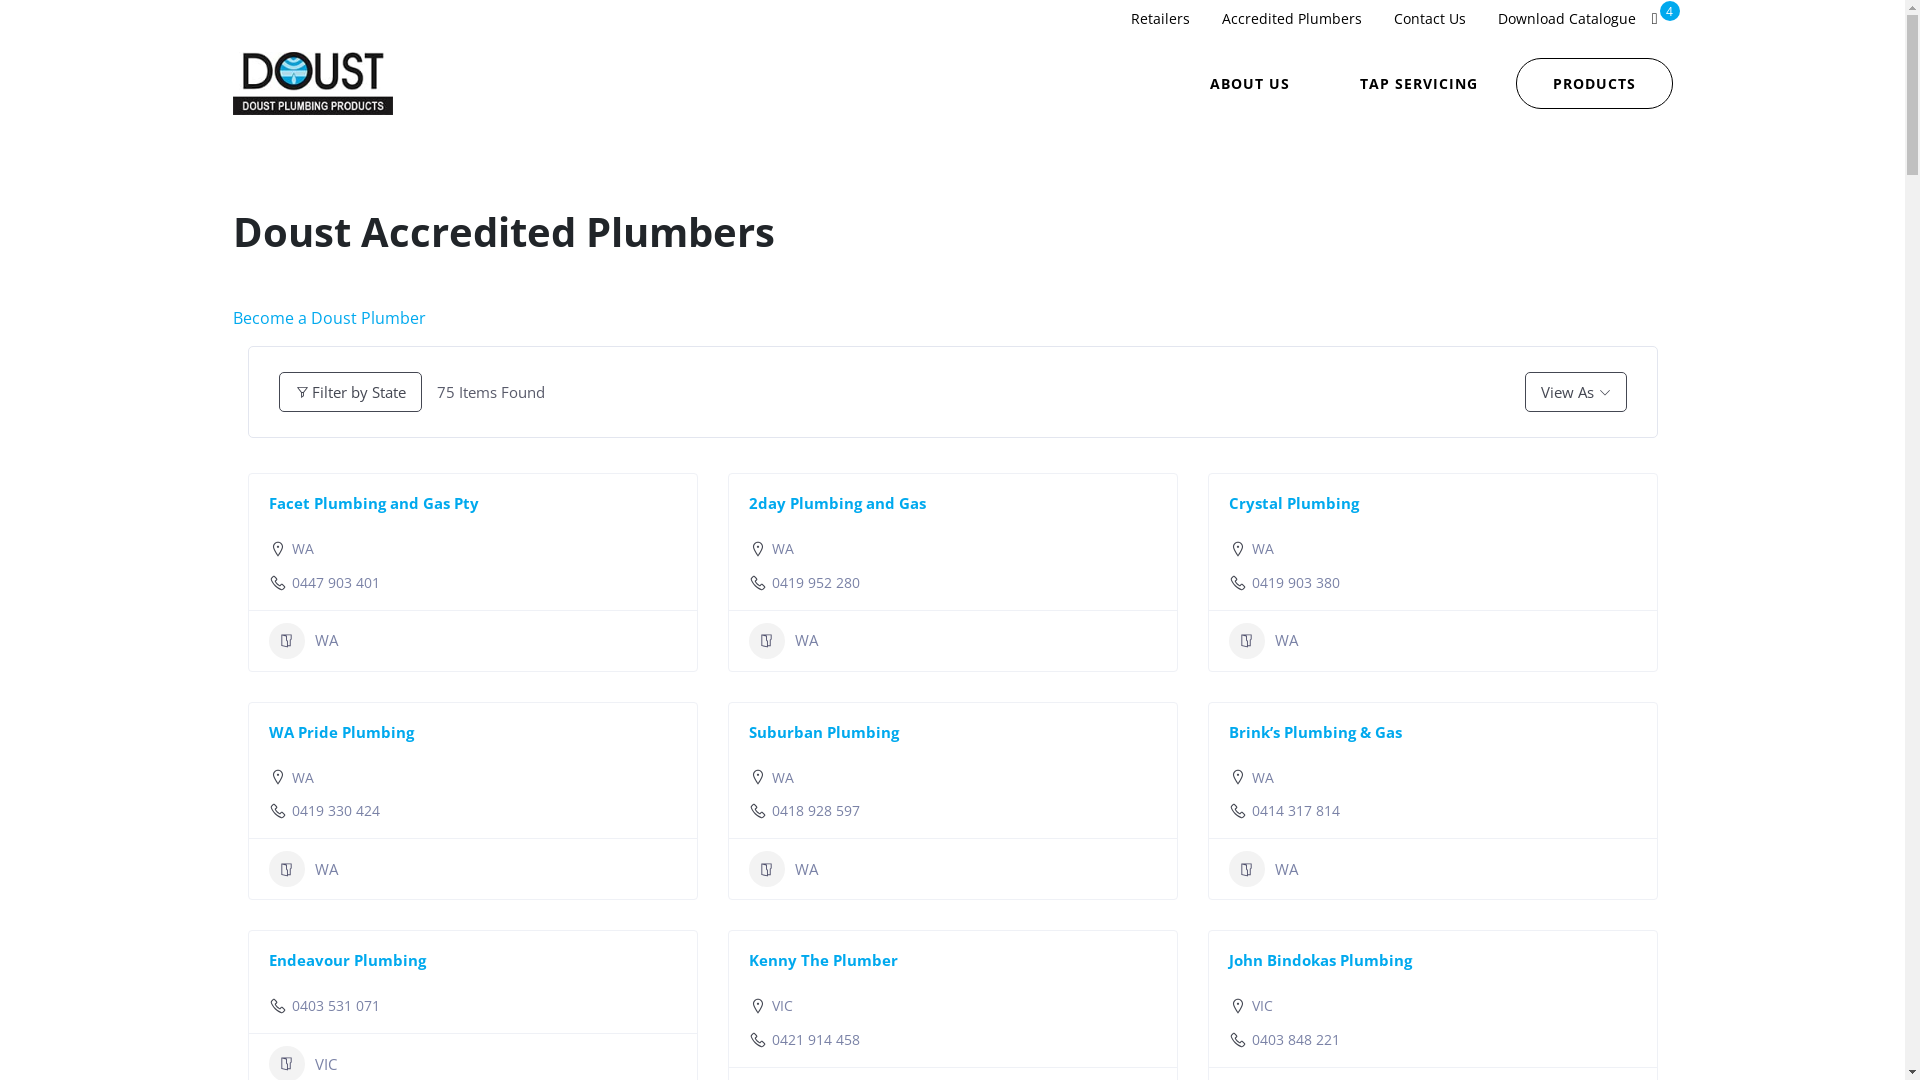 This screenshot has width=1920, height=1080. I want to click on 'Retailers', so click(1113, 18).